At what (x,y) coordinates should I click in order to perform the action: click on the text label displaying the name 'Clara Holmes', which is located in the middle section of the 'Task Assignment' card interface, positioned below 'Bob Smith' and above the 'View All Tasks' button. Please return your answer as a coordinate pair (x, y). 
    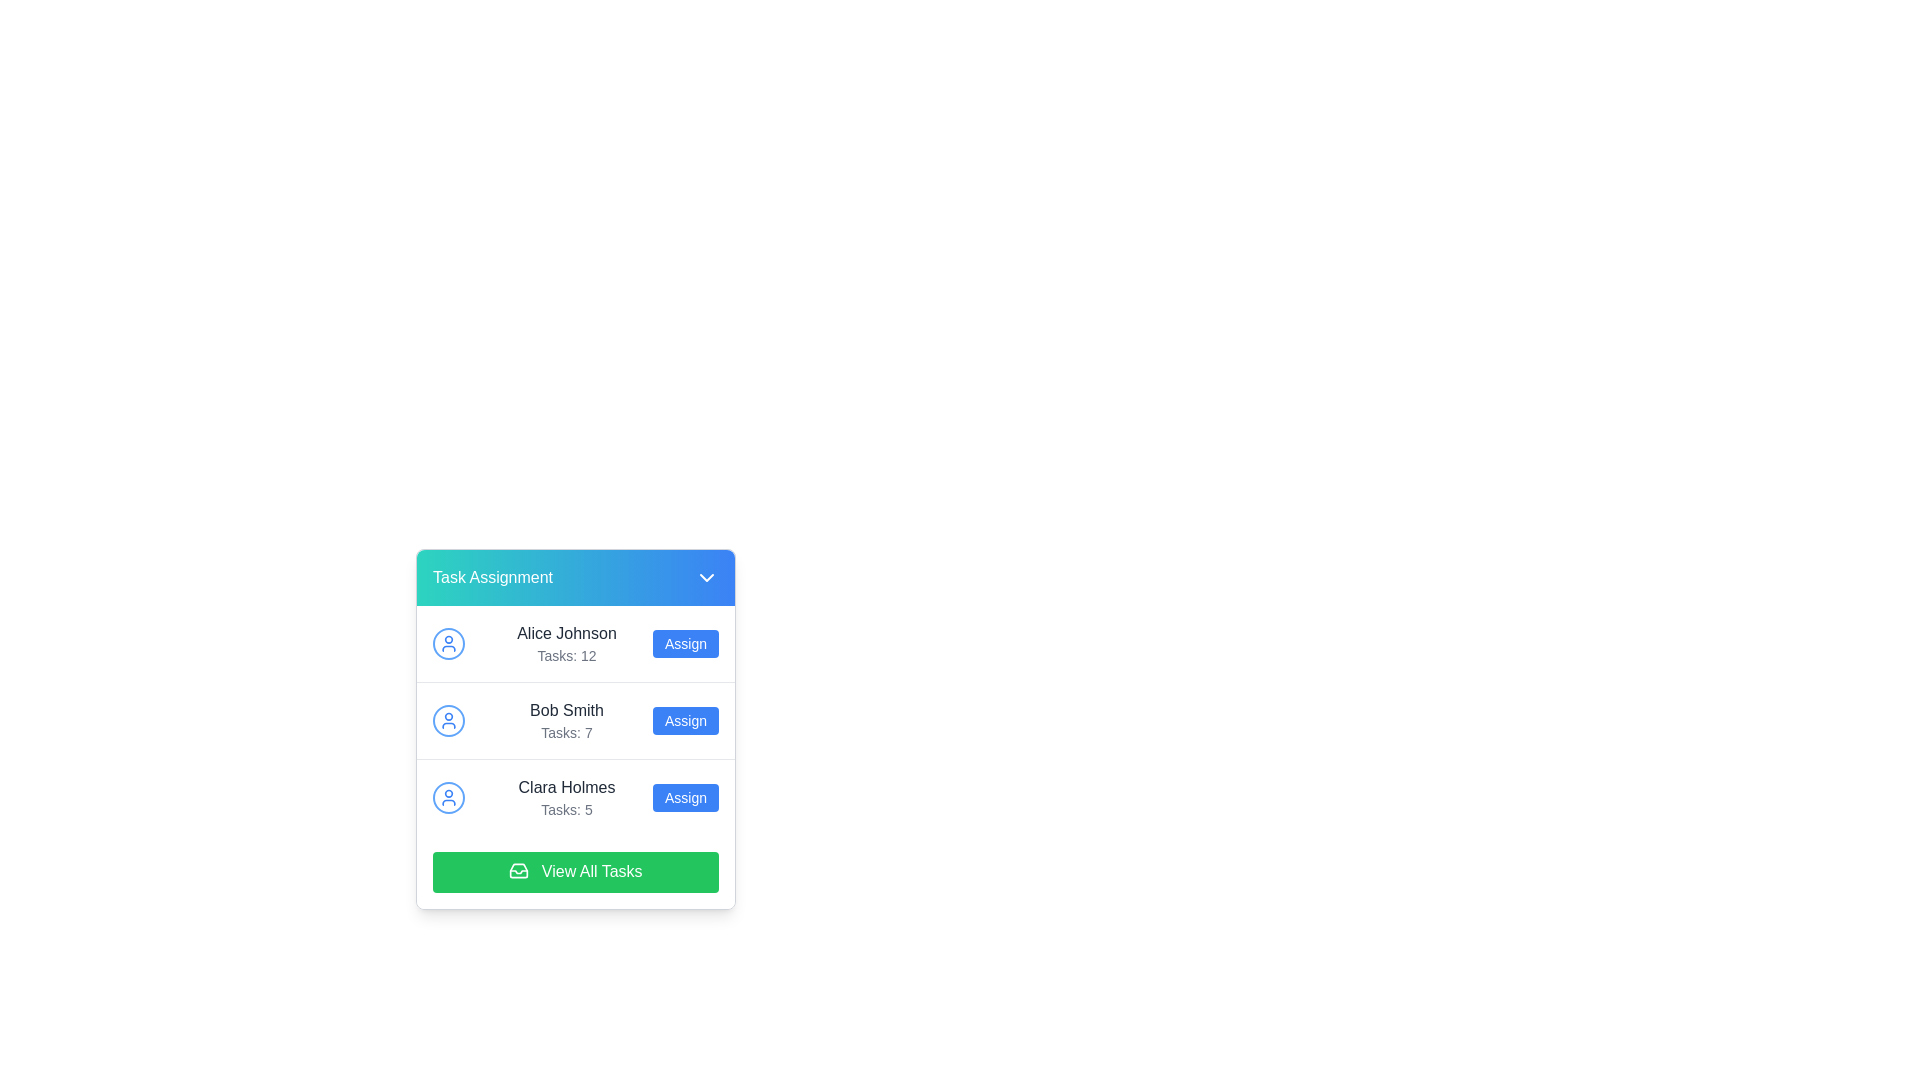
    Looking at the image, I should click on (565, 786).